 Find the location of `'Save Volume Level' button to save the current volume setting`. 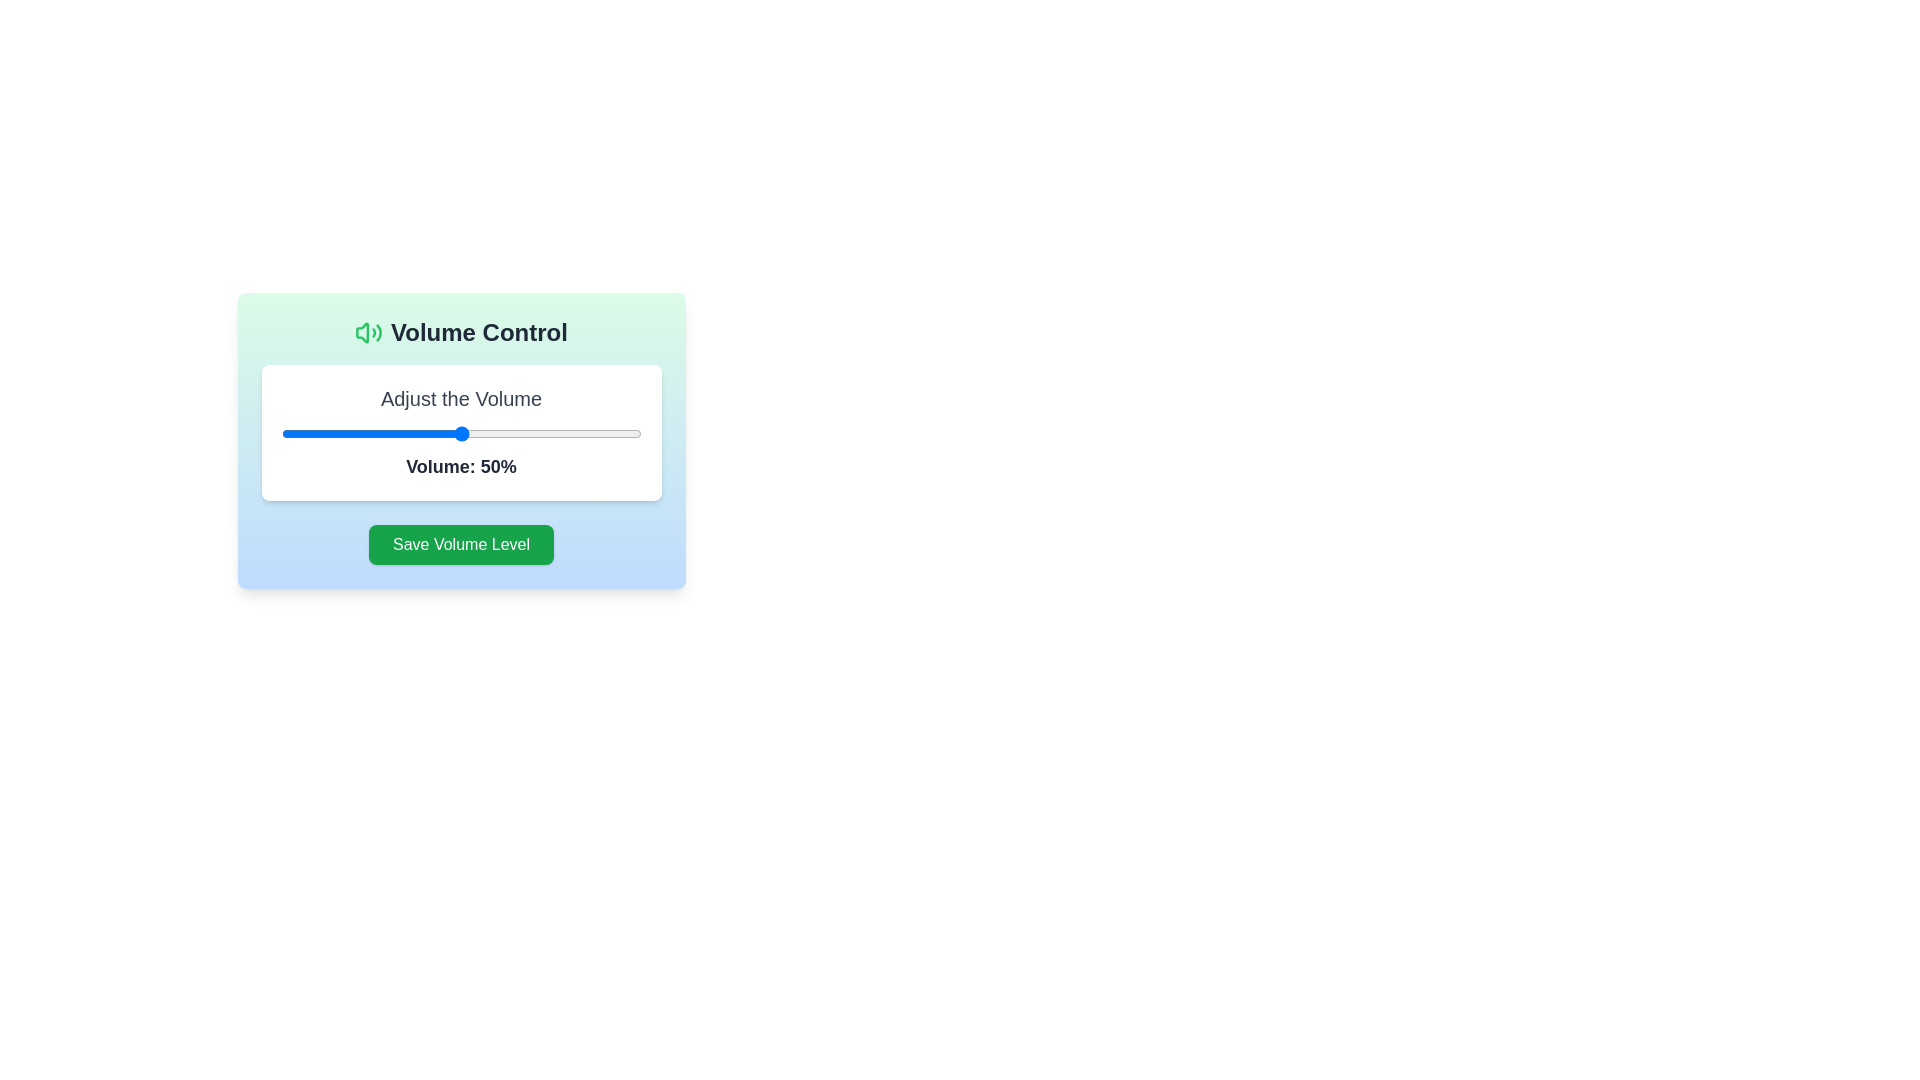

'Save Volume Level' button to save the current volume setting is located at coordinates (460, 544).